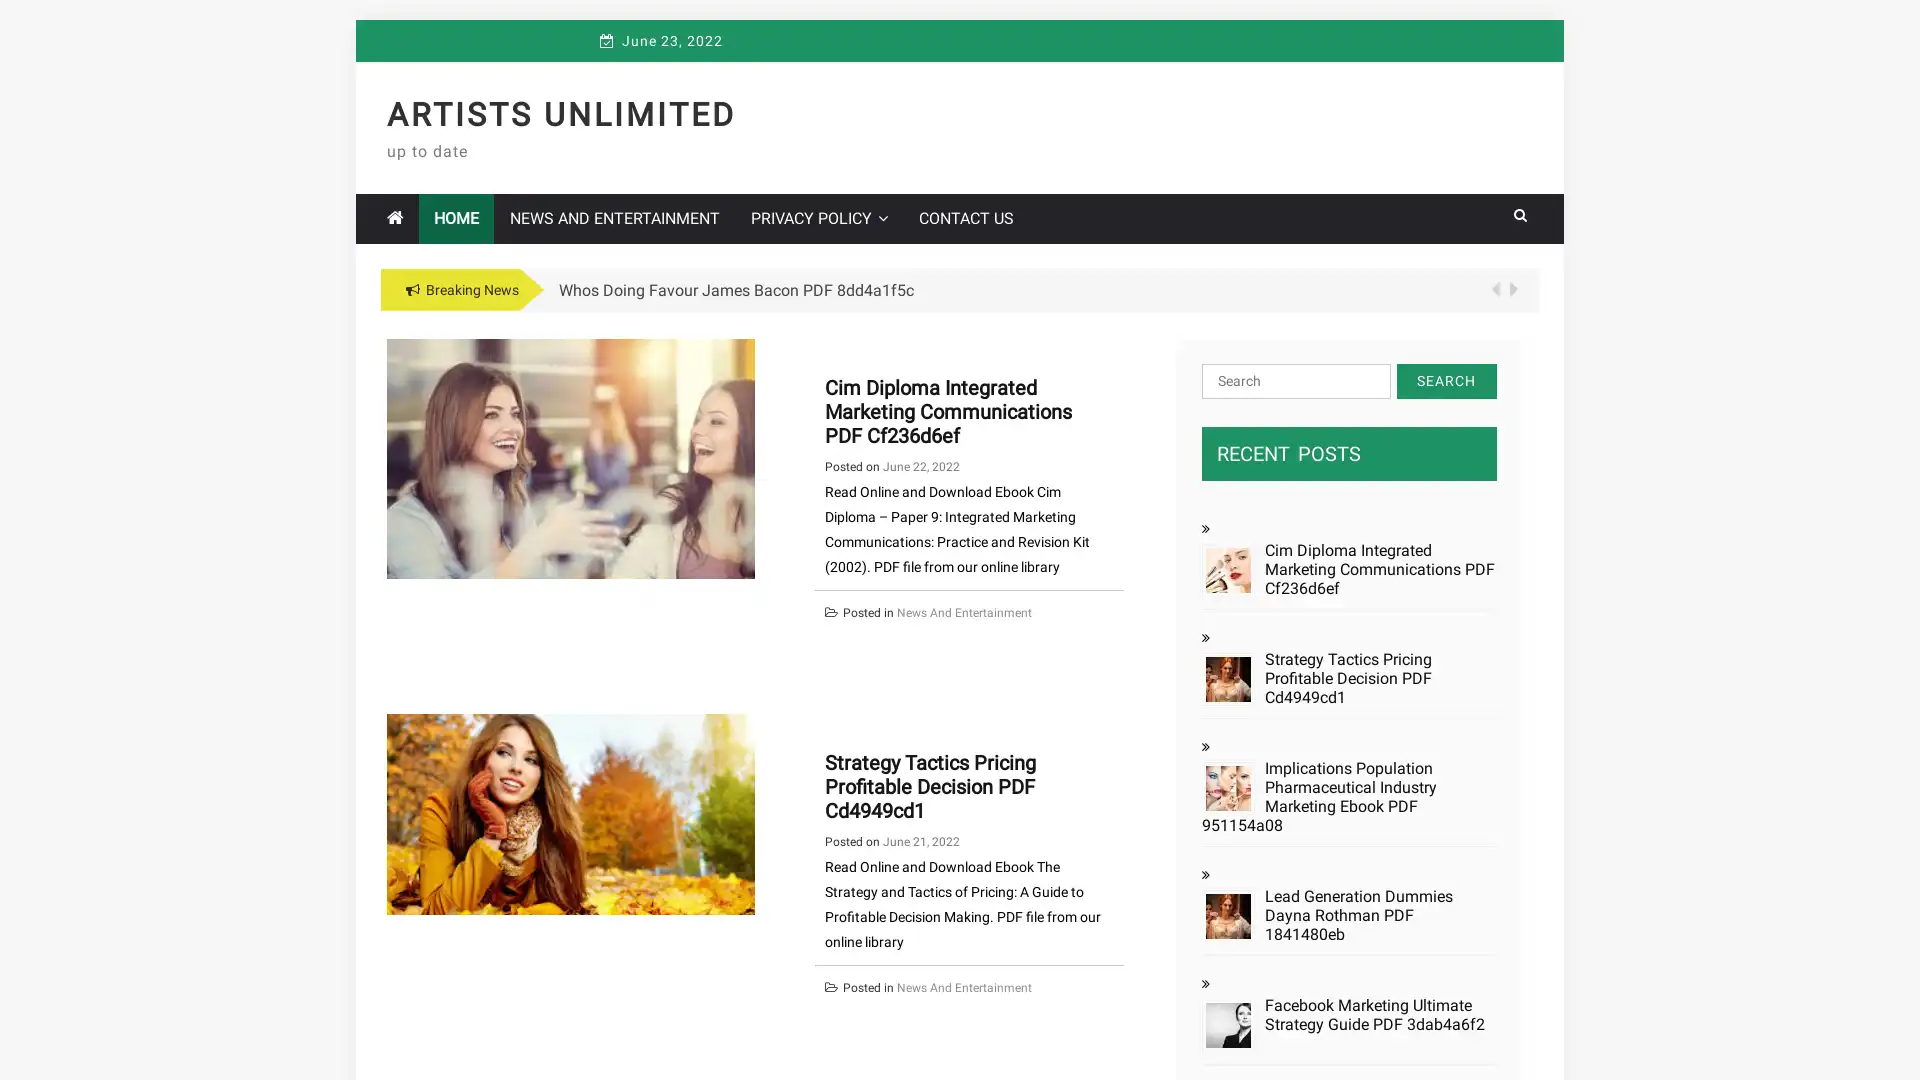 The width and height of the screenshot is (1920, 1080). What do you see at coordinates (1445, 380) in the screenshot?
I see `Search` at bounding box center [1445, 380].